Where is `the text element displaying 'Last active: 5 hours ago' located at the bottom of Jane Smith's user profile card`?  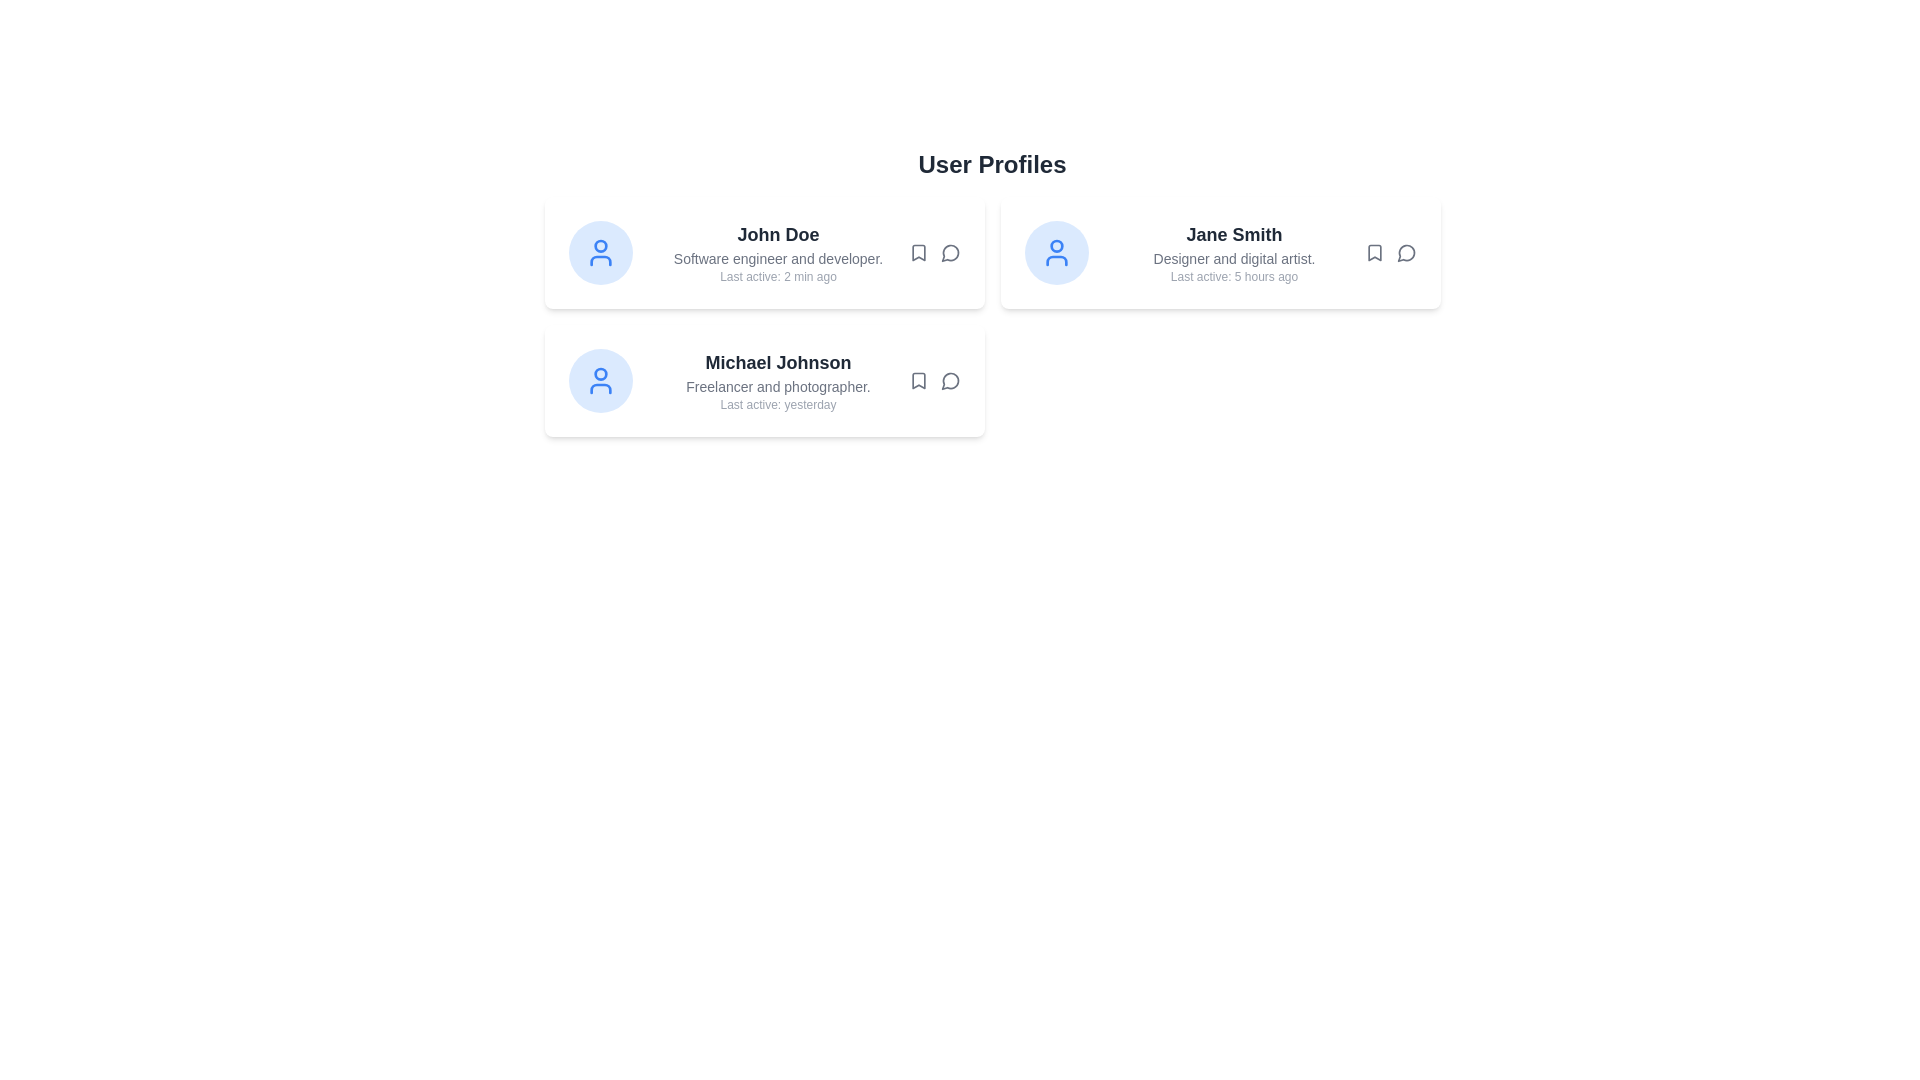 the text element displaying 'Last active: 5 hours ago' located at the bottom of Jane Smith's user profile card is located at coordinates (1233, 277).